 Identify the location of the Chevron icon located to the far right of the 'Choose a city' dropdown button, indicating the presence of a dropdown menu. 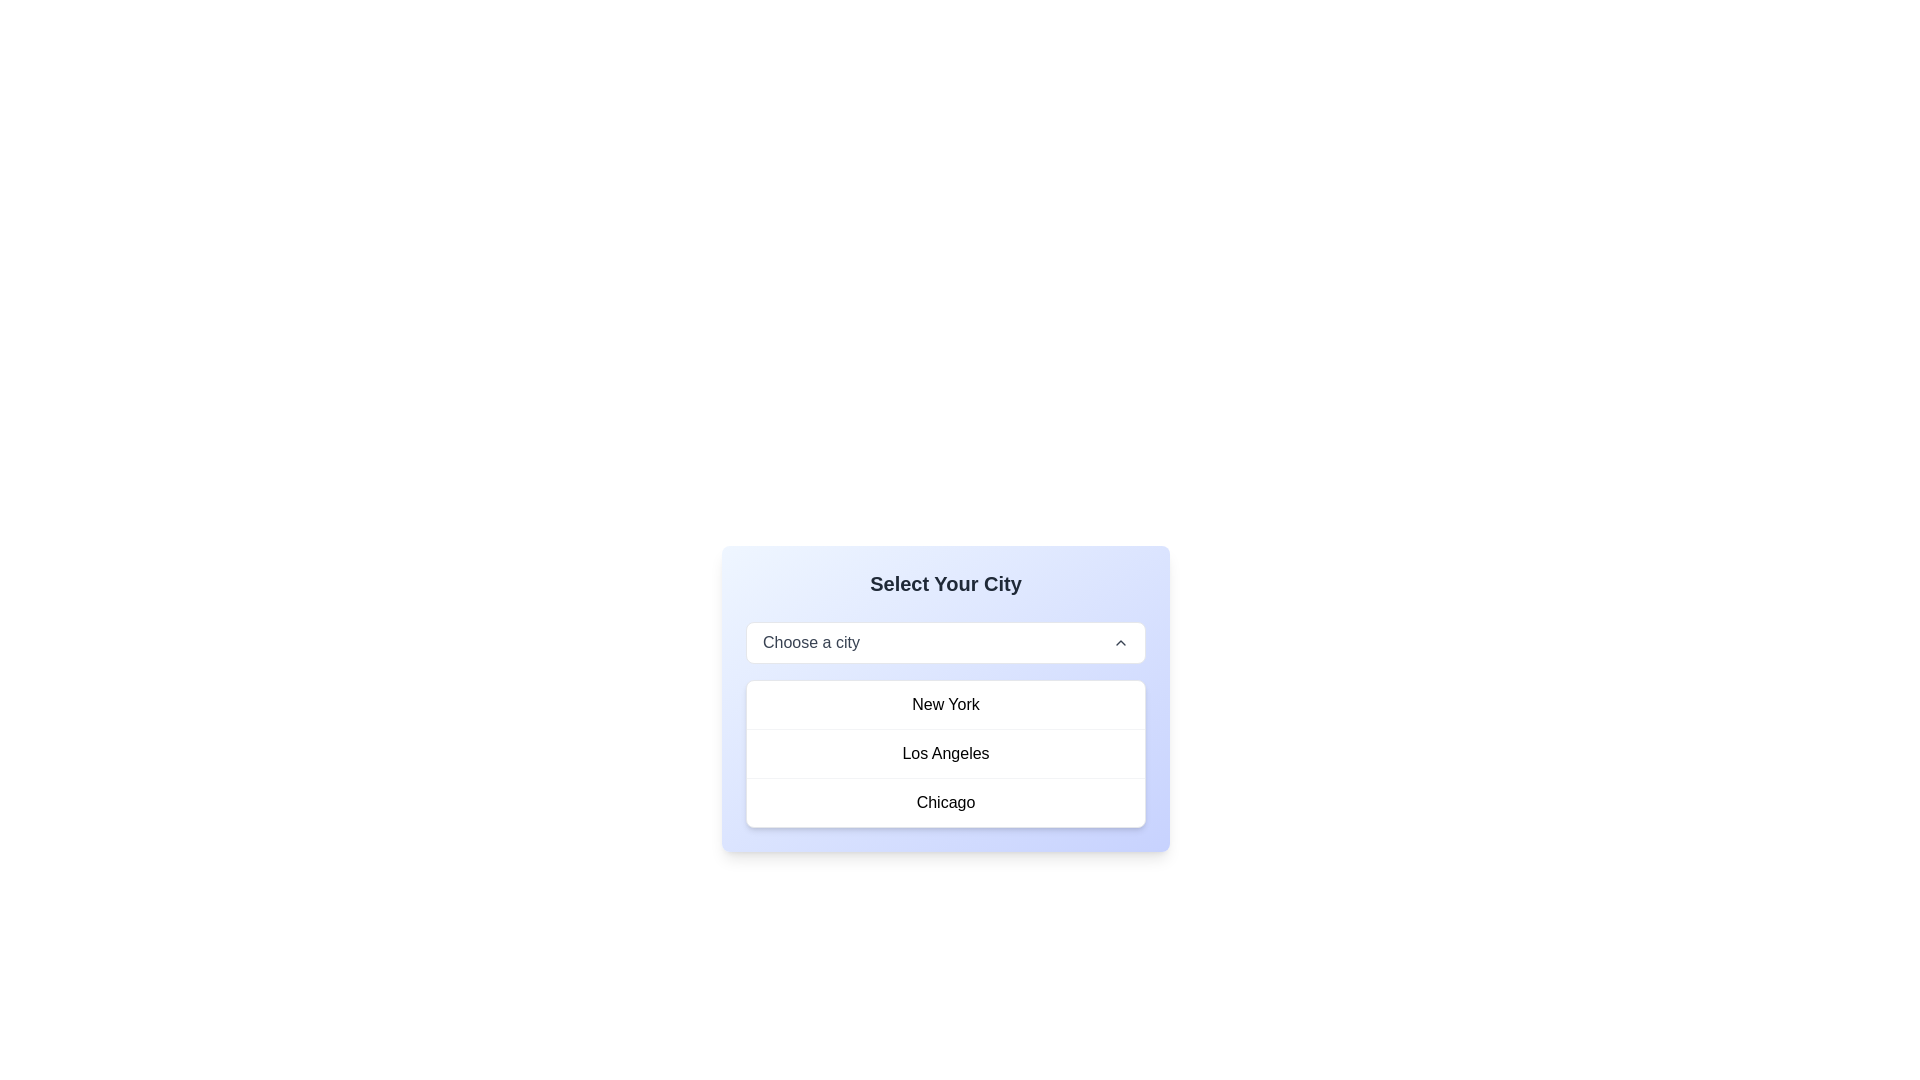
(1121, 643).